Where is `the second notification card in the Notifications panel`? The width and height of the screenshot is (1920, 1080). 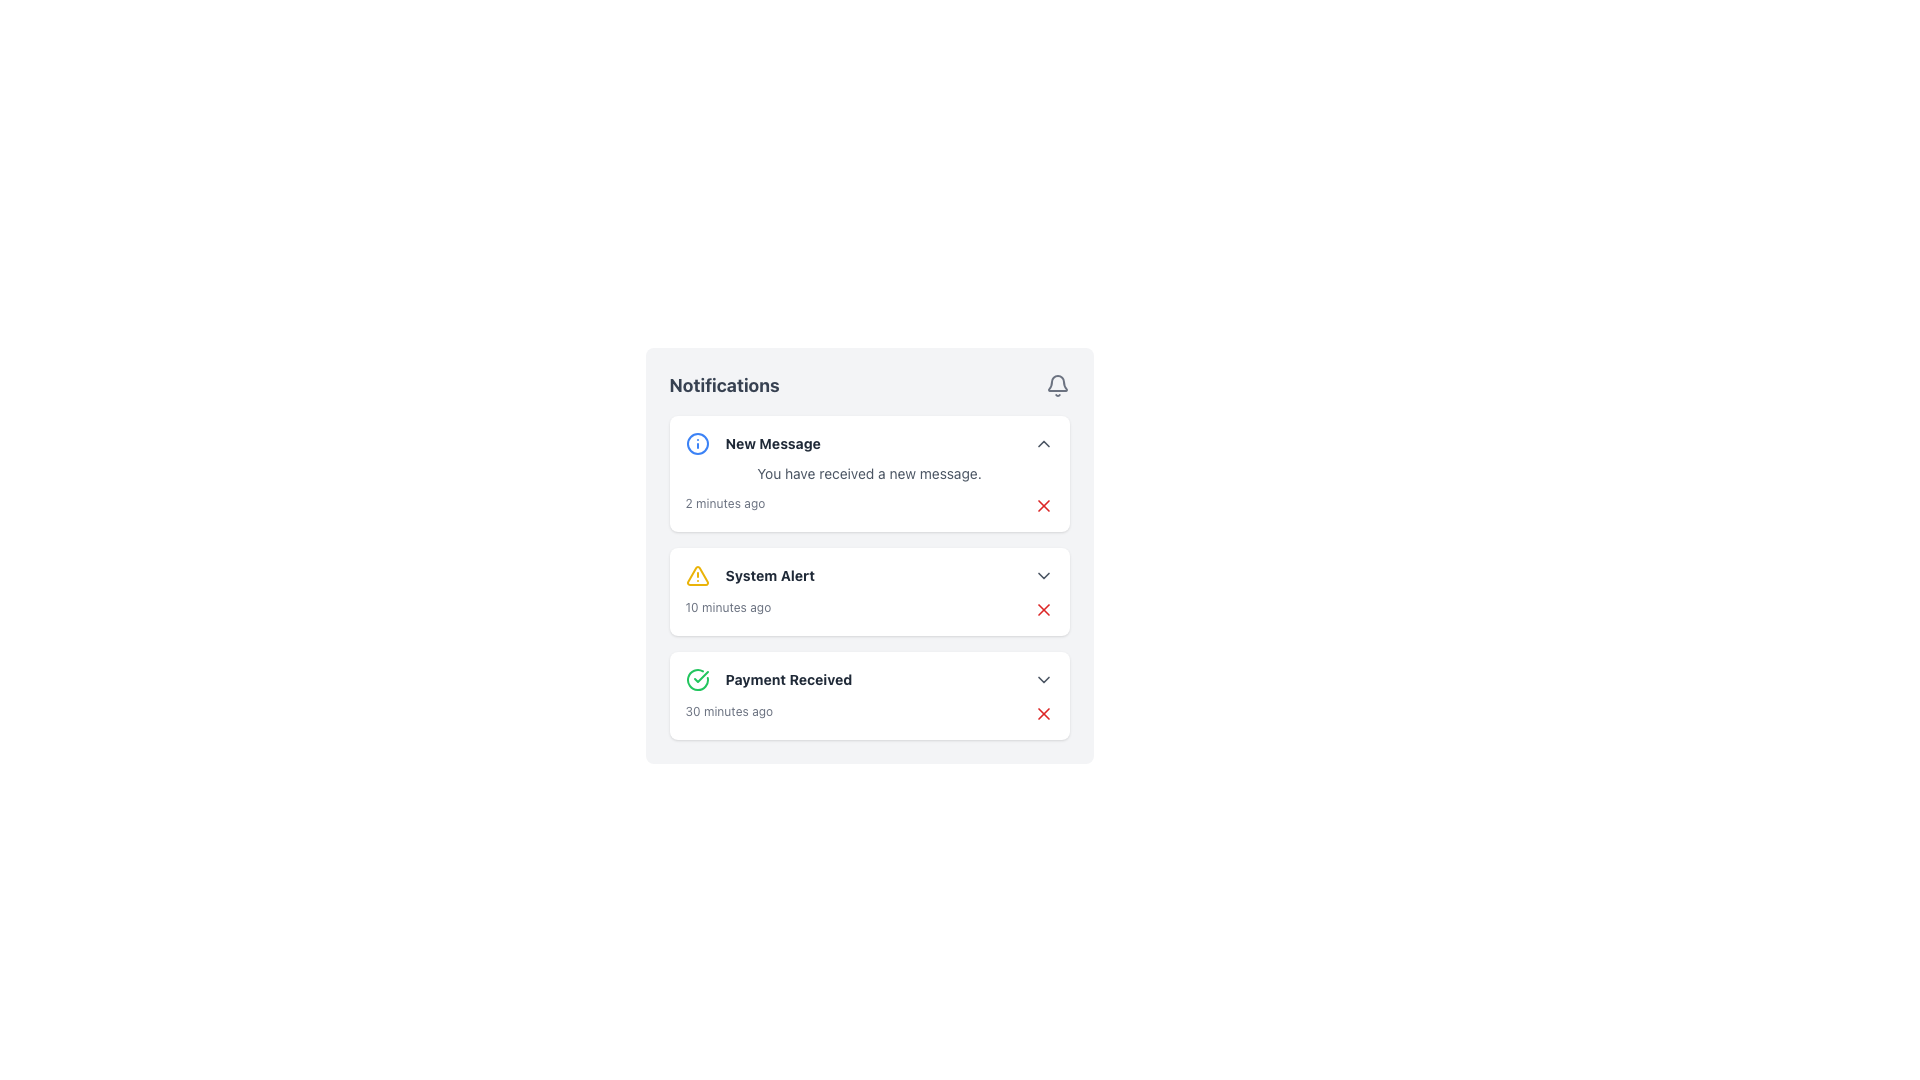 the second notification card in the Notifications panel is located at coordinates (869, 578).